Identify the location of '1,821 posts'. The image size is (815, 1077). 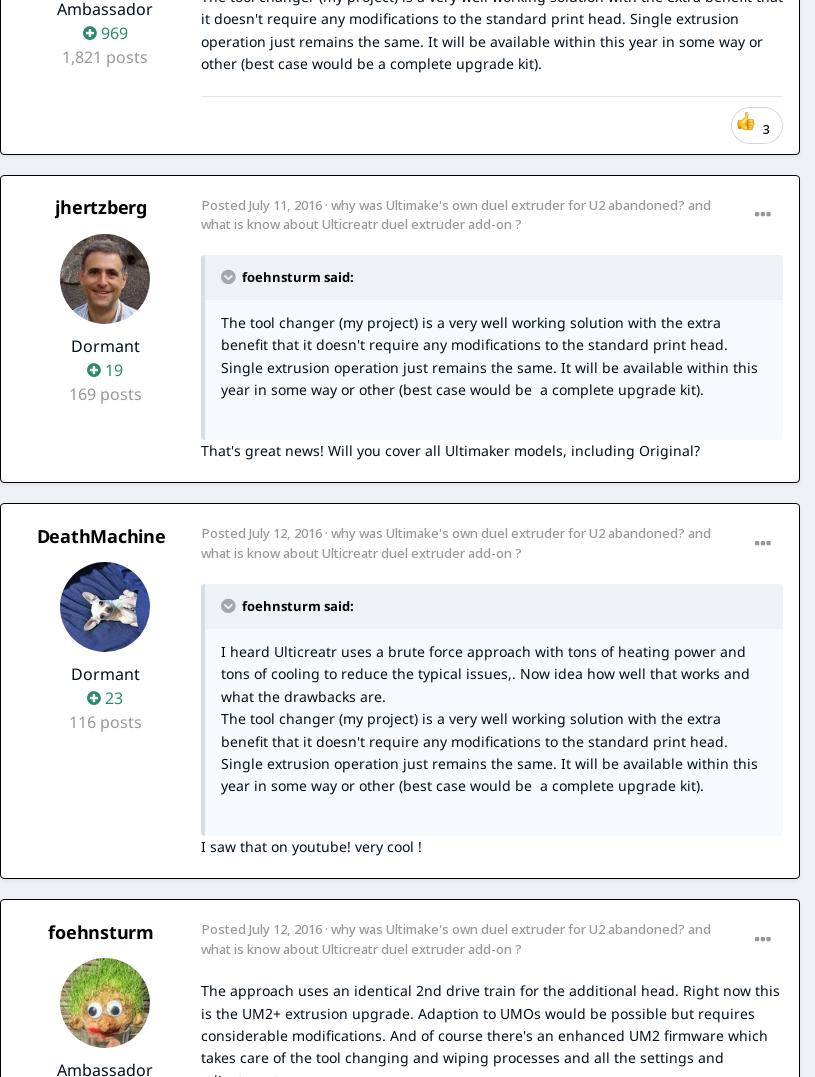
(103, 56).